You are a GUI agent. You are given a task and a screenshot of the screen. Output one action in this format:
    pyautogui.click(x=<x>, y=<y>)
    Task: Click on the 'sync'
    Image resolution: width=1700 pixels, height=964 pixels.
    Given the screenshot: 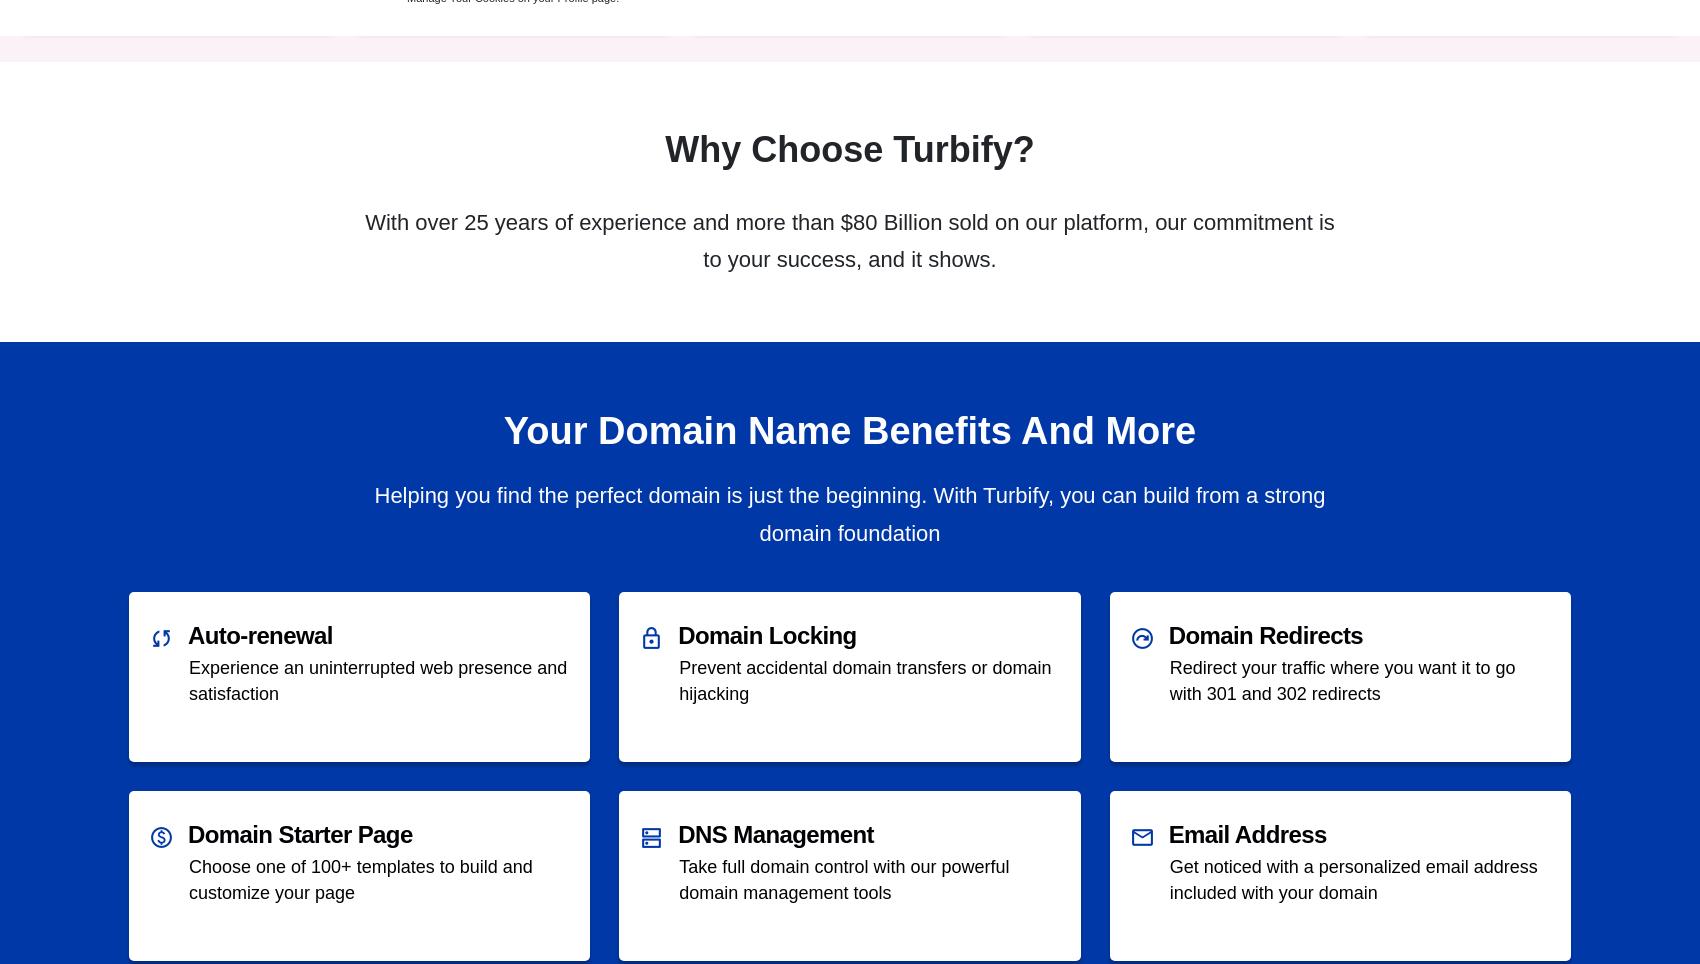 What is the action you would take?
    pyautogui.click(x=160, y=637)
    